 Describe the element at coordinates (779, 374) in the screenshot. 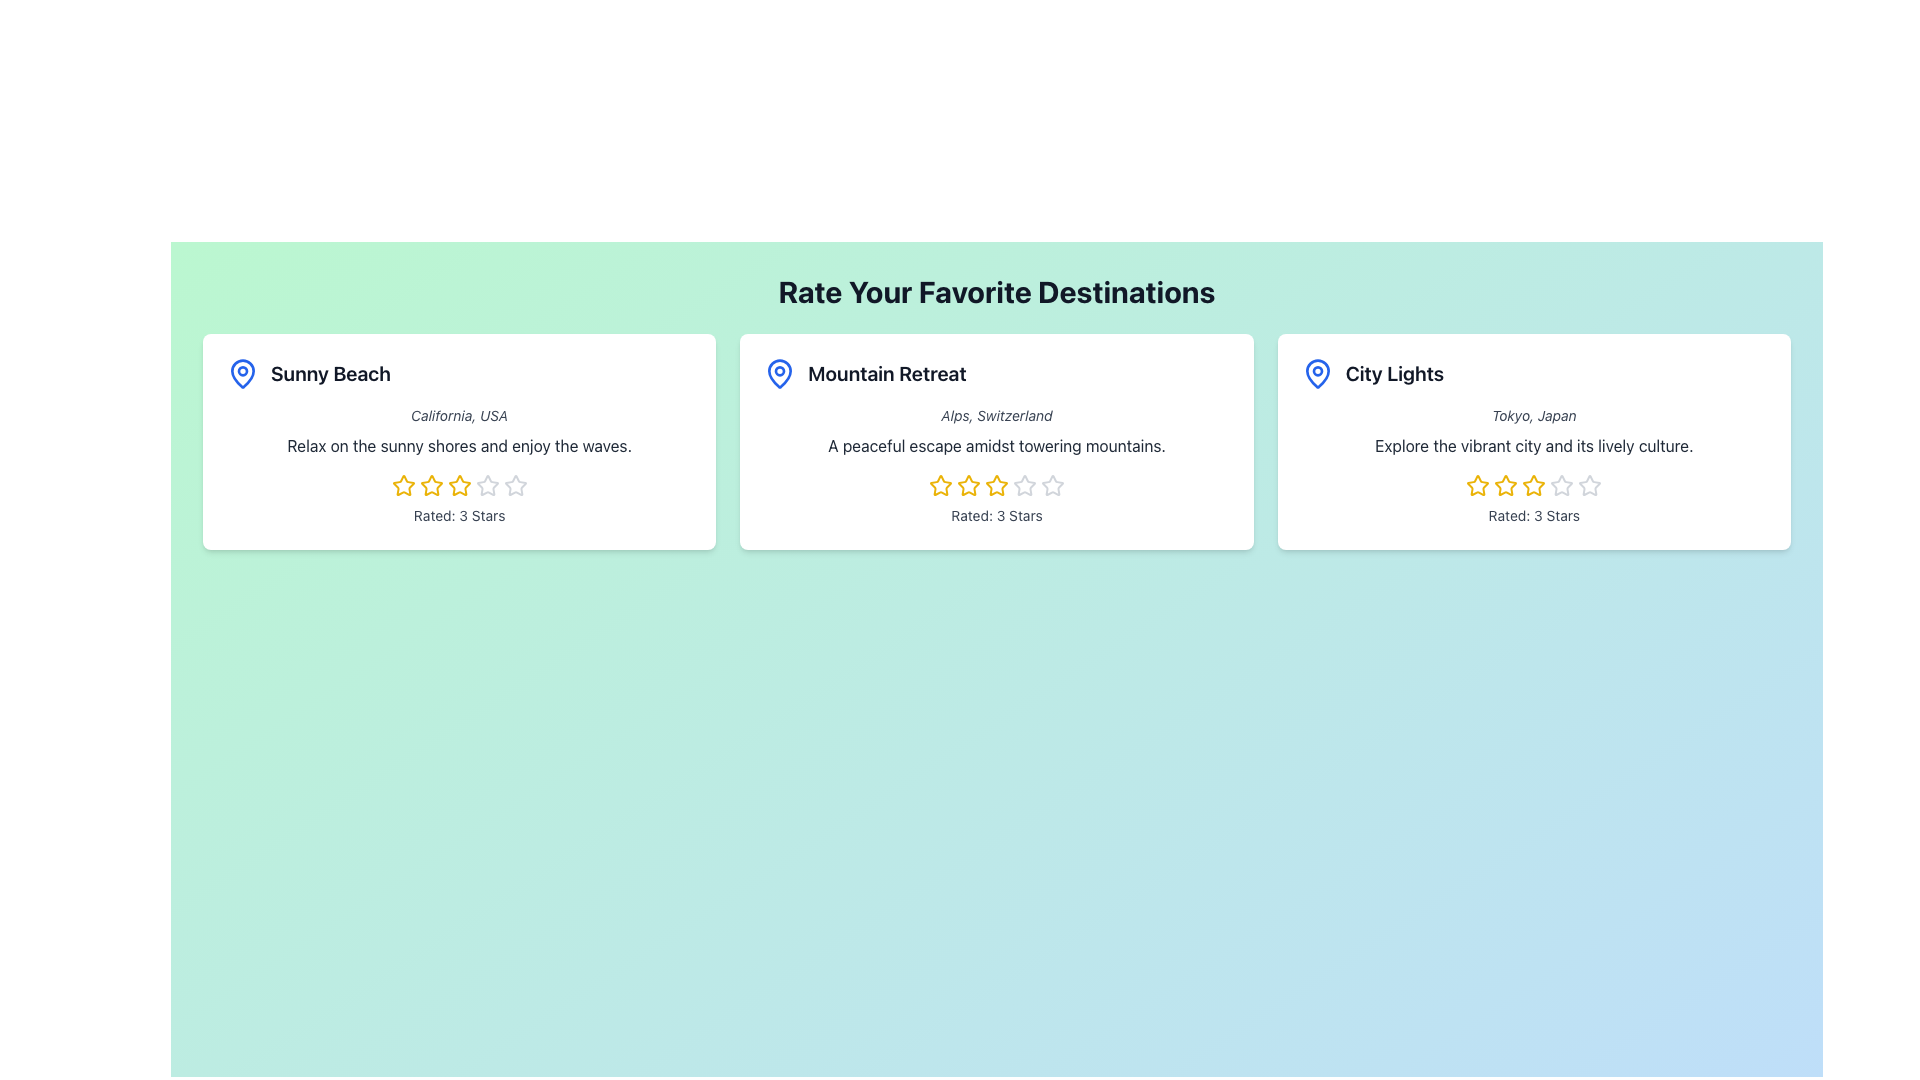

I see `the blue pin icon resembling a location marker located to the left of the 'Mountain Retreat' text` at that location.